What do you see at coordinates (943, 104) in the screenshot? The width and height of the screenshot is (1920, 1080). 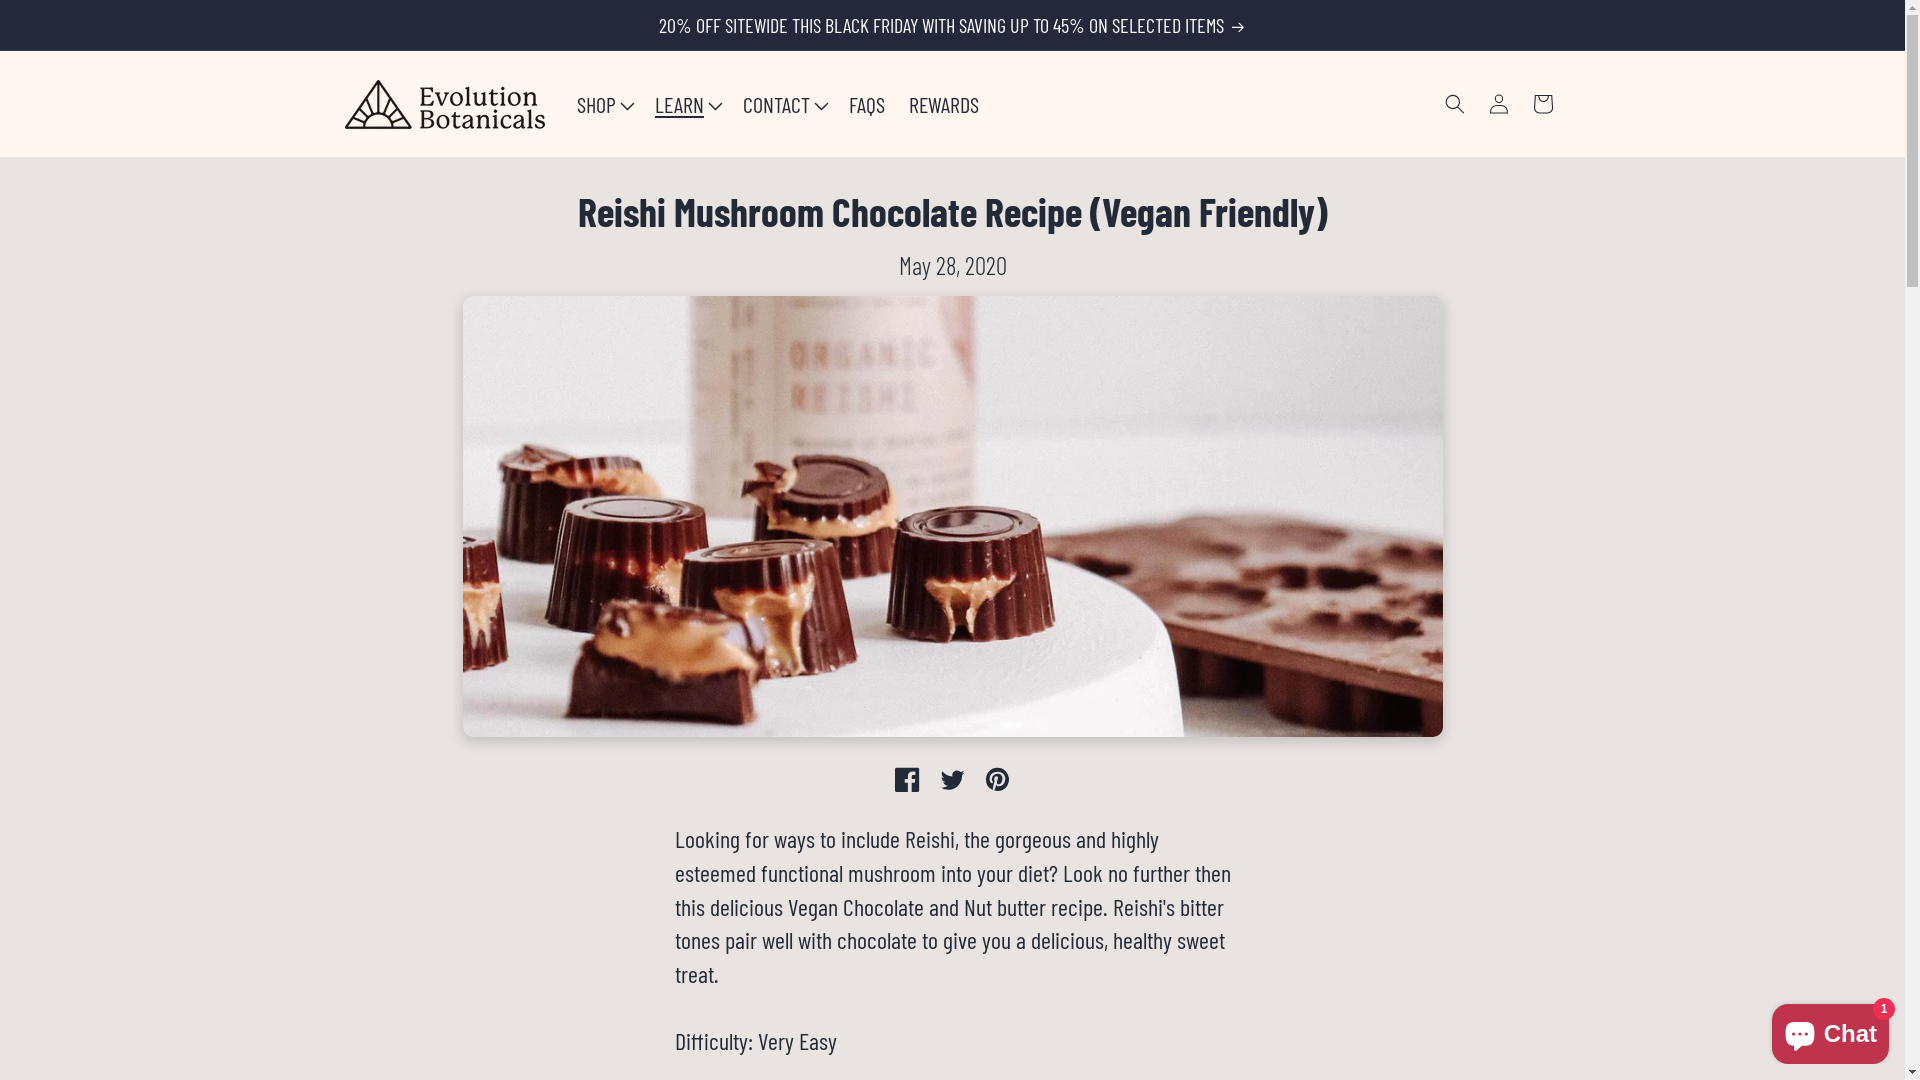 I see `'REWARDS'` at bounding box center [943, 104].